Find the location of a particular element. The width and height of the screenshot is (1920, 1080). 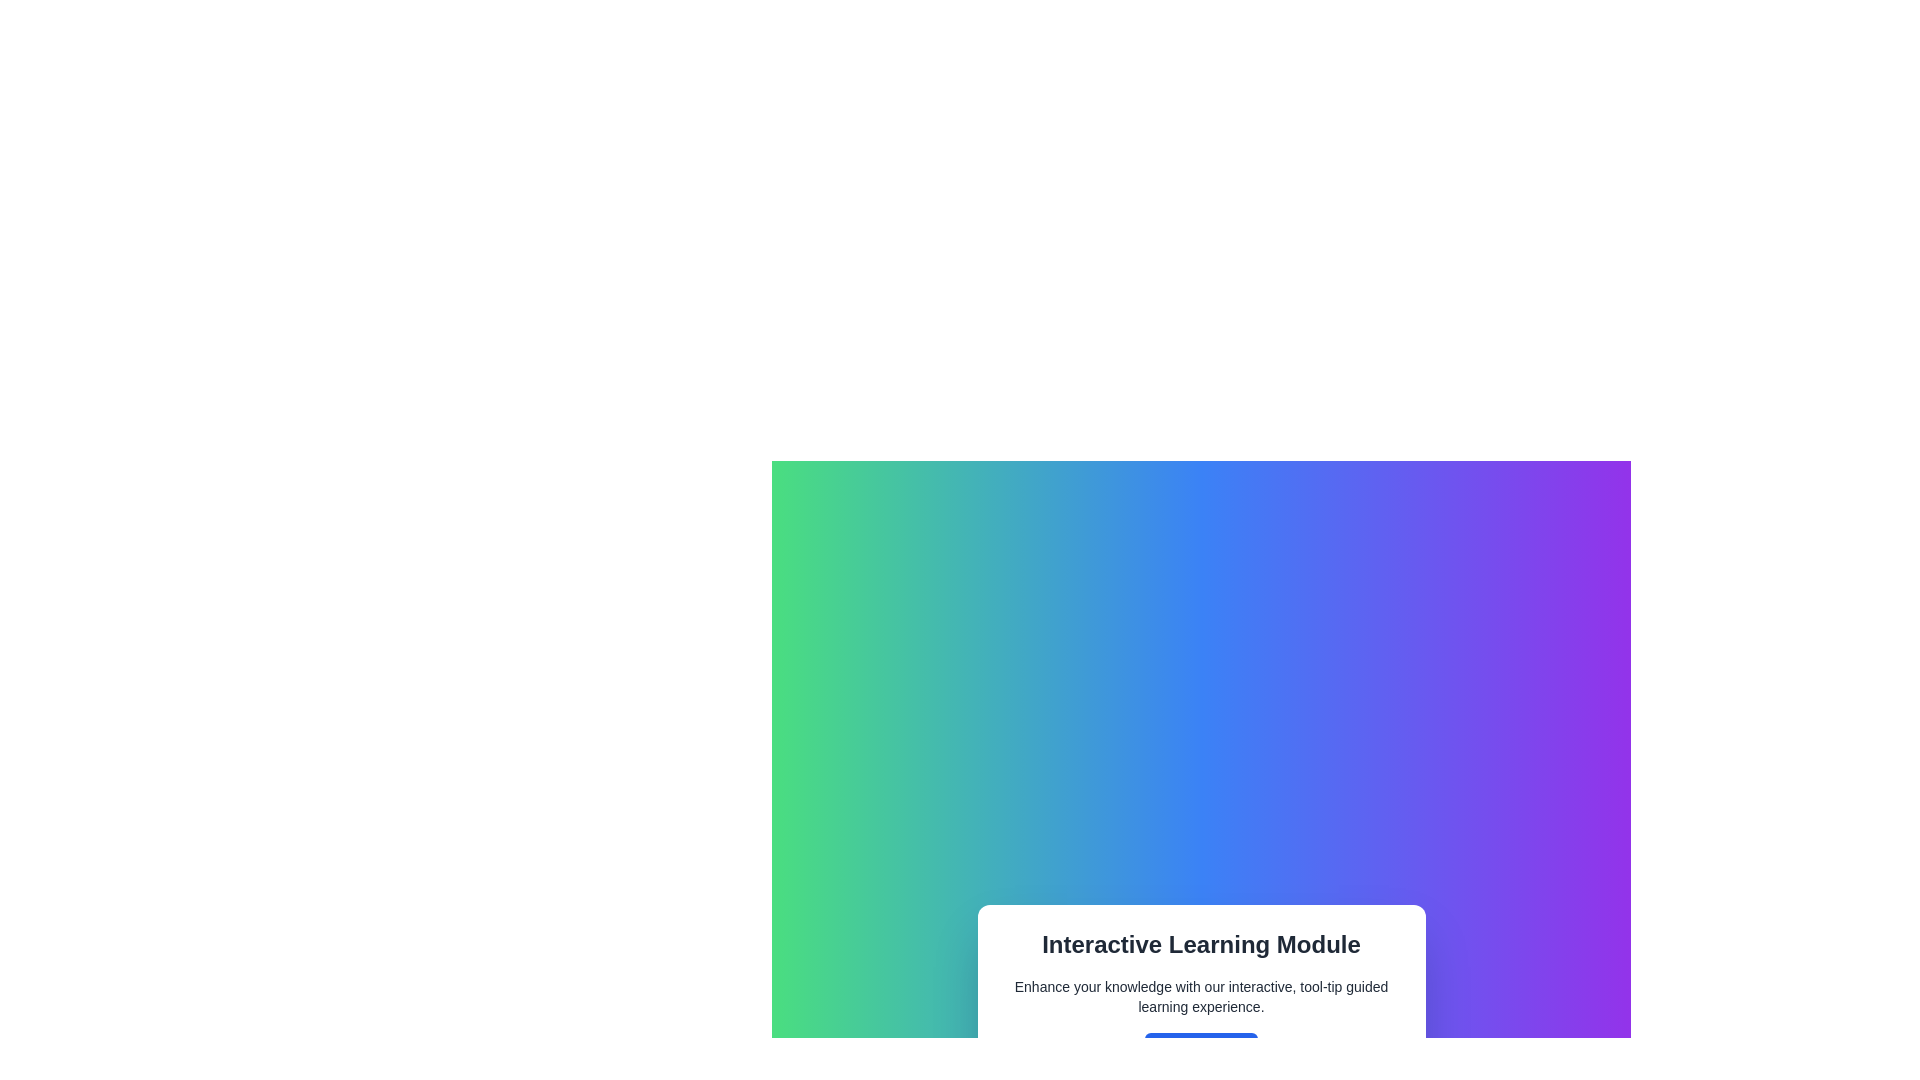

the Interactive Composite Component located at the center bottom section of the 'Interactive Learning Module' card layout to interact with the tooltip is located at coordinates (1200, 1052).